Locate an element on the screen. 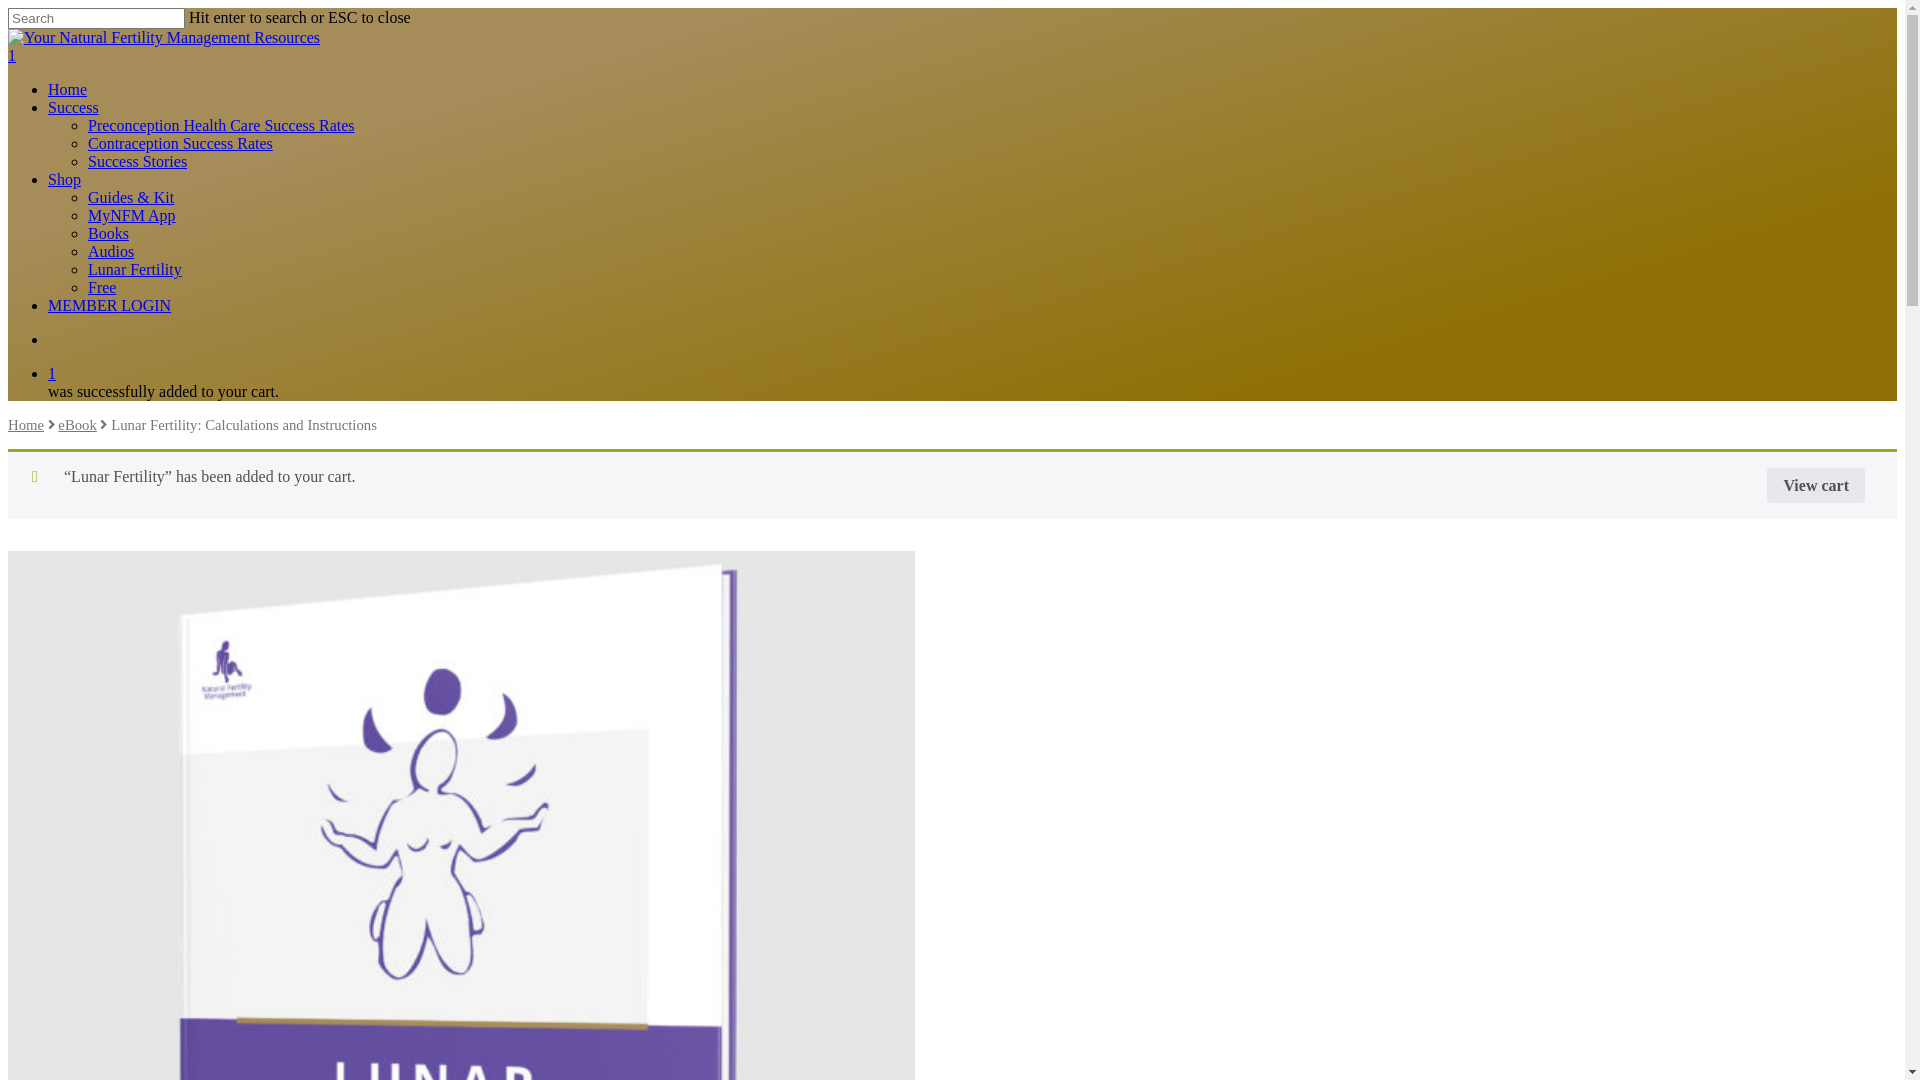  'Success' is located at coordinates (73, 107).